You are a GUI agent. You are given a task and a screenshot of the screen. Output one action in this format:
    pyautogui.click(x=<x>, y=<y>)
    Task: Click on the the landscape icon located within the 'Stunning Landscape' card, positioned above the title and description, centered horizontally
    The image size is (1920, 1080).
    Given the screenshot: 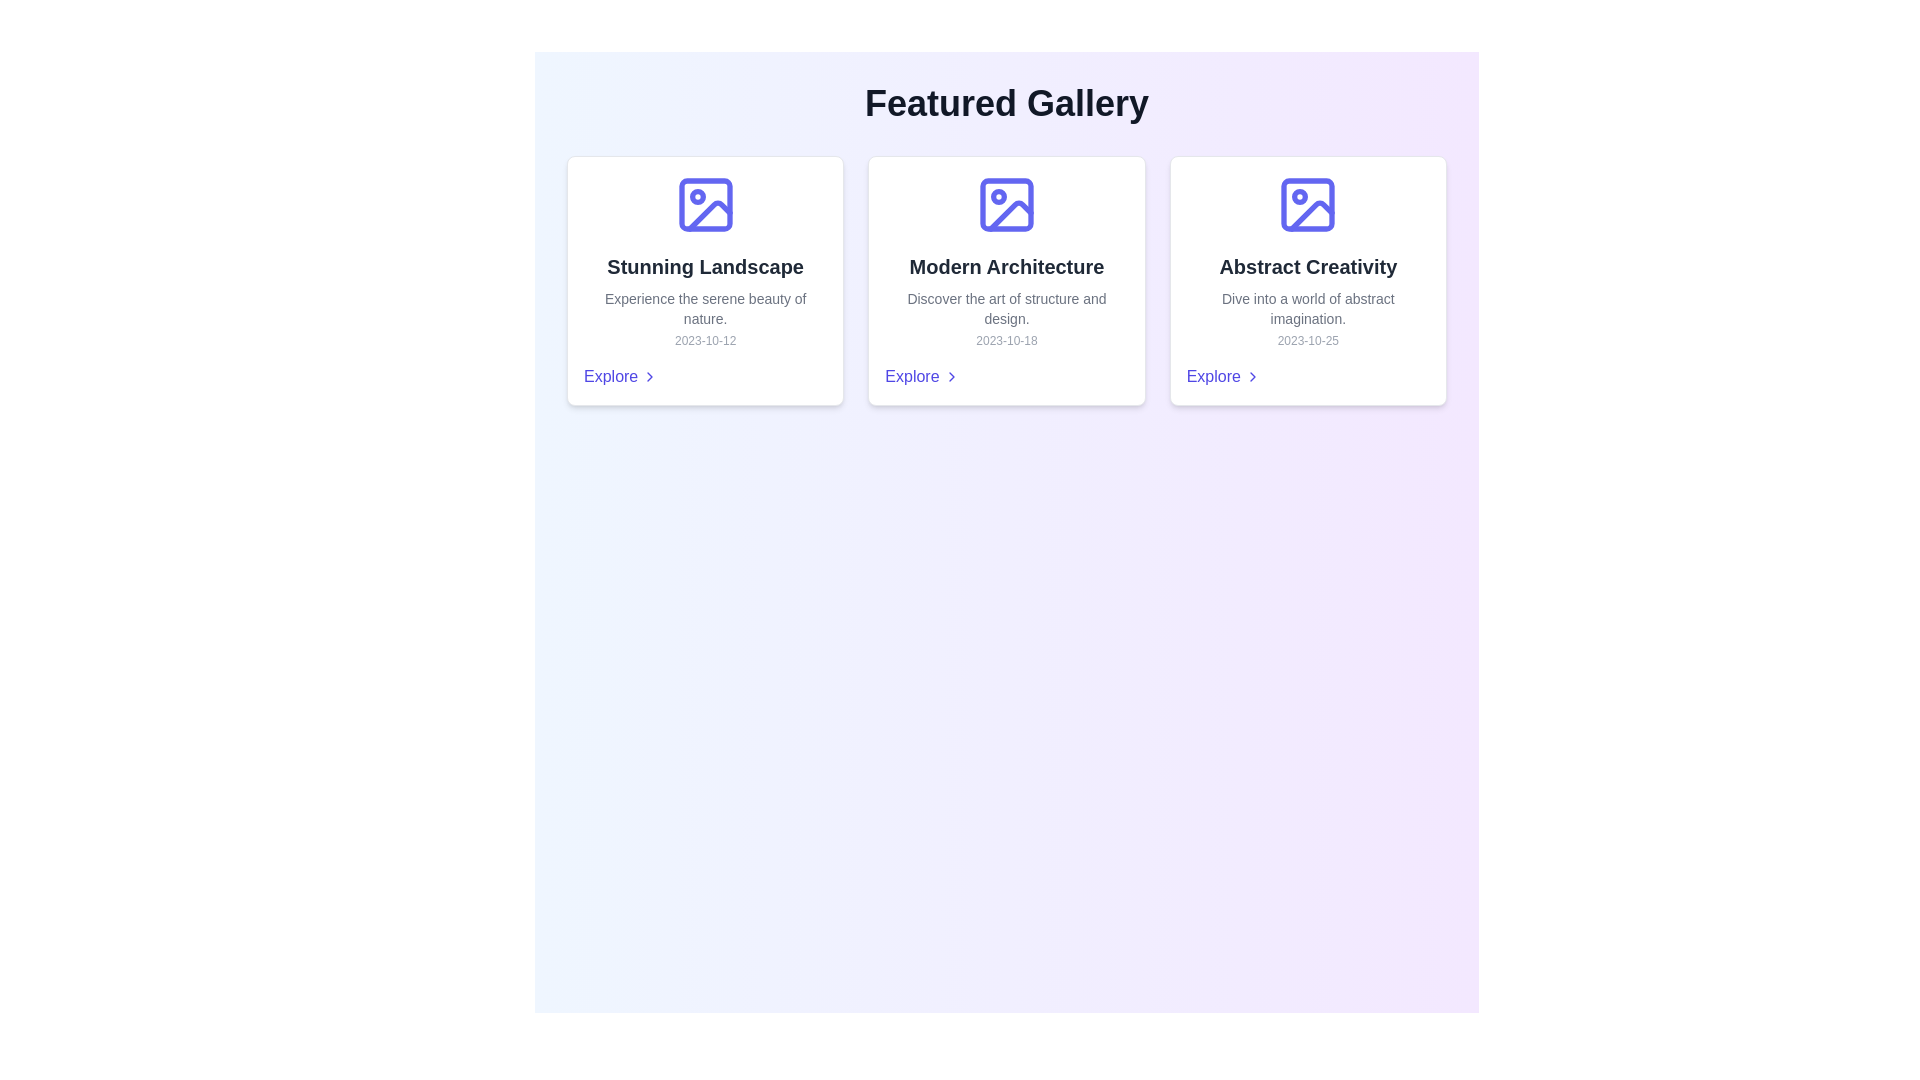 What is the action you would take?
    pyautogui.click(x=705, y=204)
    